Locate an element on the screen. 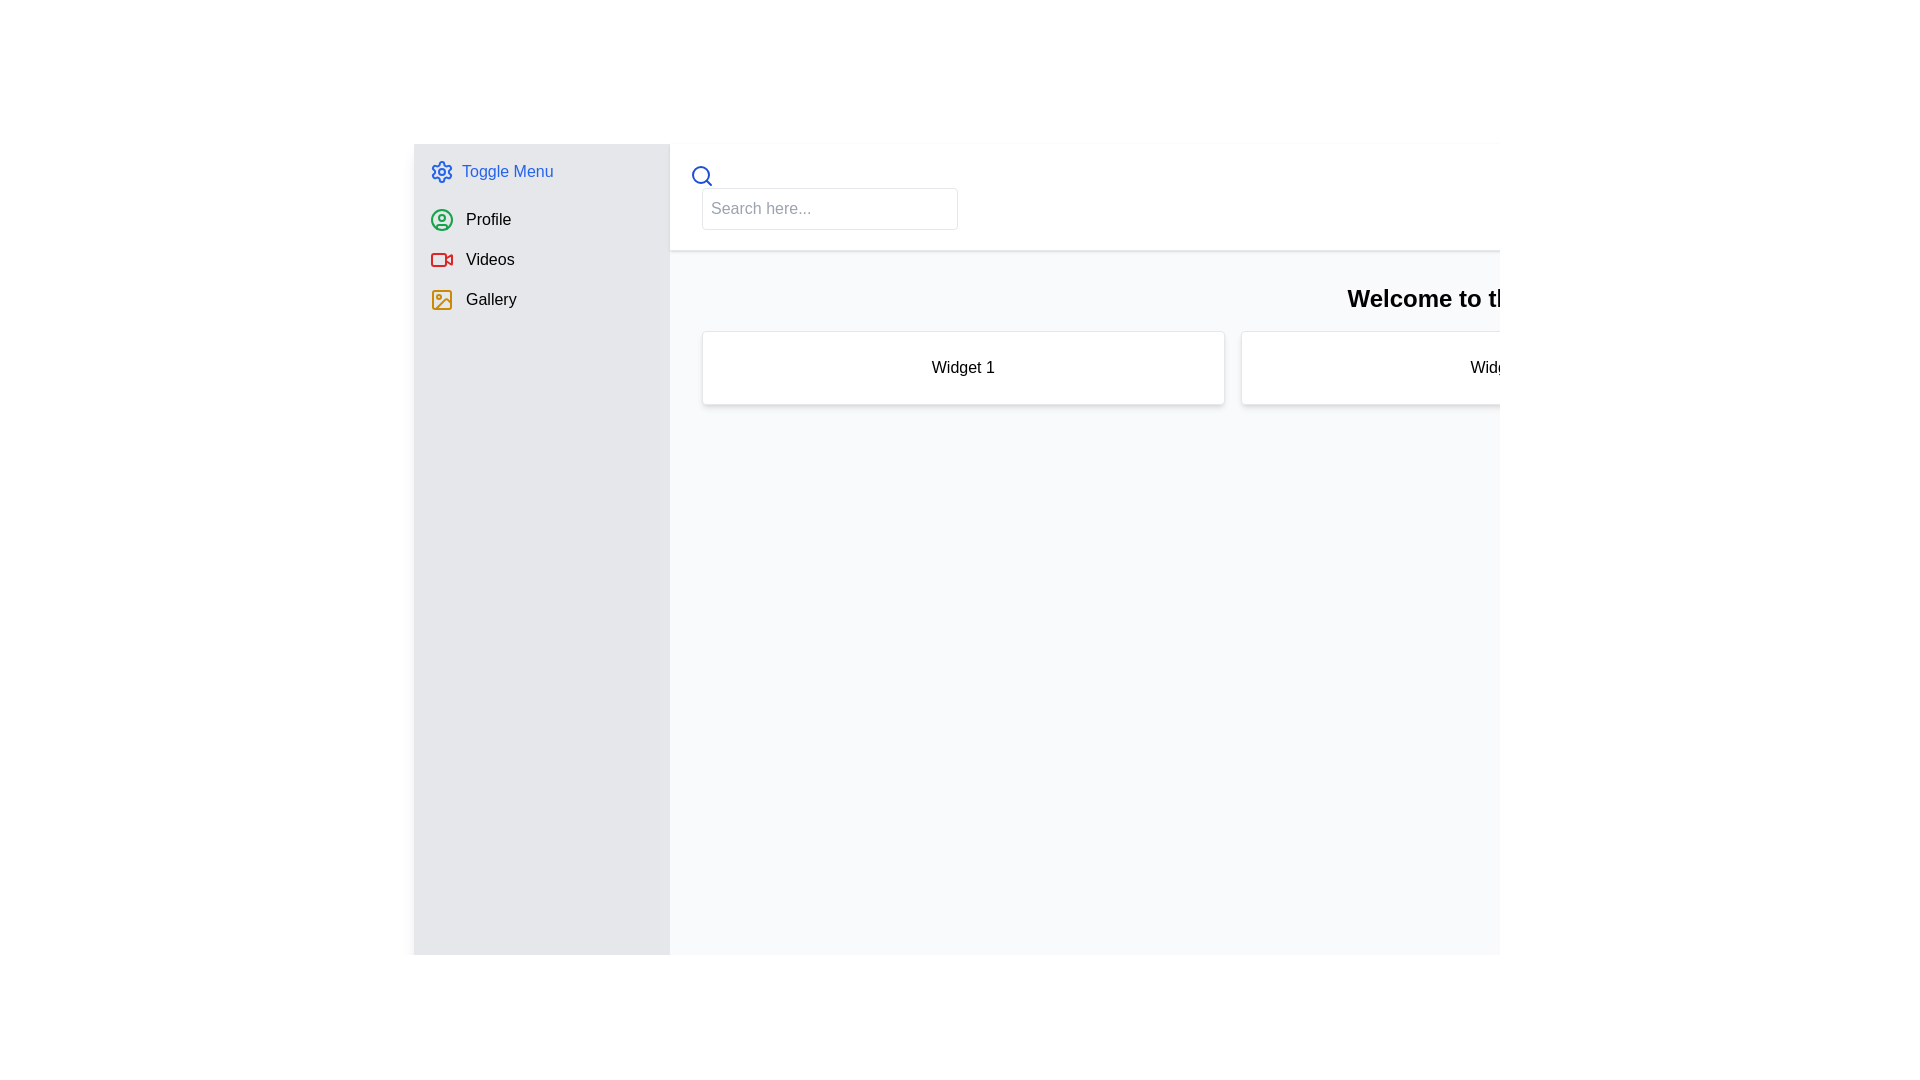 This screenshot has width=1920, height=1080. the outermost circular outline of the user profile icon located in the left-hand navigation menu, next to the 'Profile' menu item is located at coordinates (440, 219).